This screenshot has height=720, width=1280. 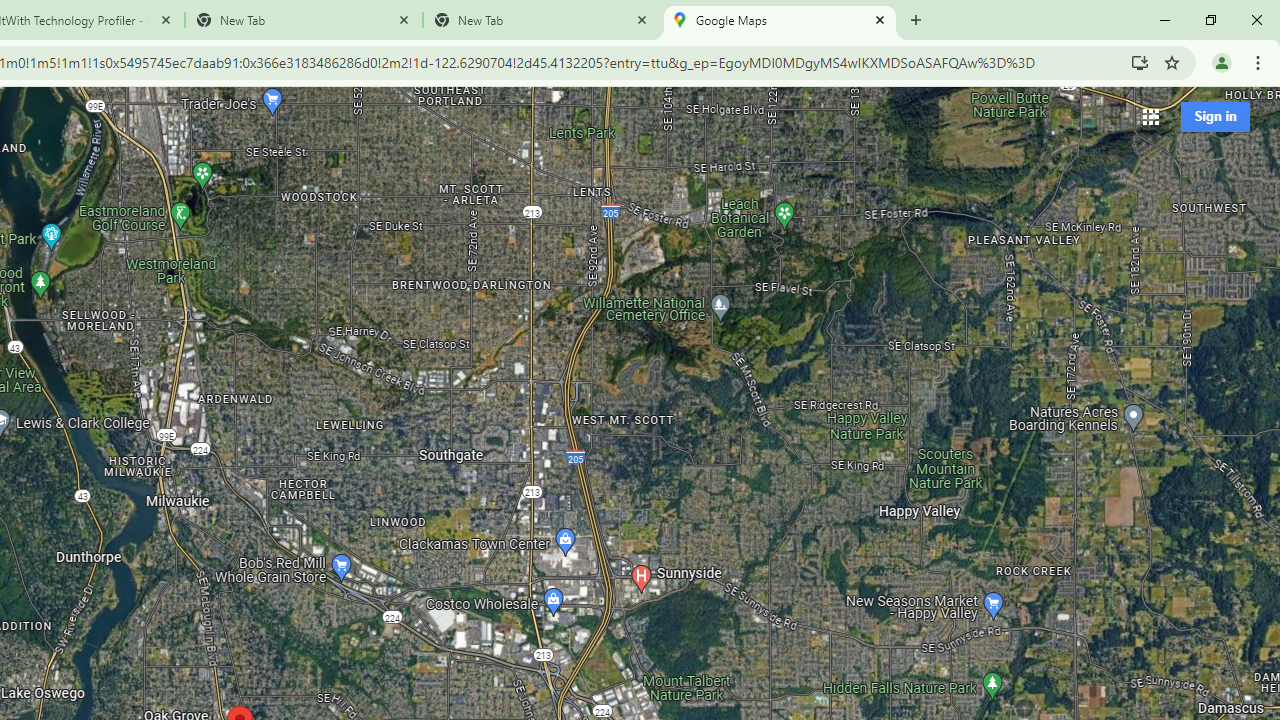 What do you see at coordinates (541, 20) in the screenshot?
I see `'New Tab'` at bounding box center [541, 20].